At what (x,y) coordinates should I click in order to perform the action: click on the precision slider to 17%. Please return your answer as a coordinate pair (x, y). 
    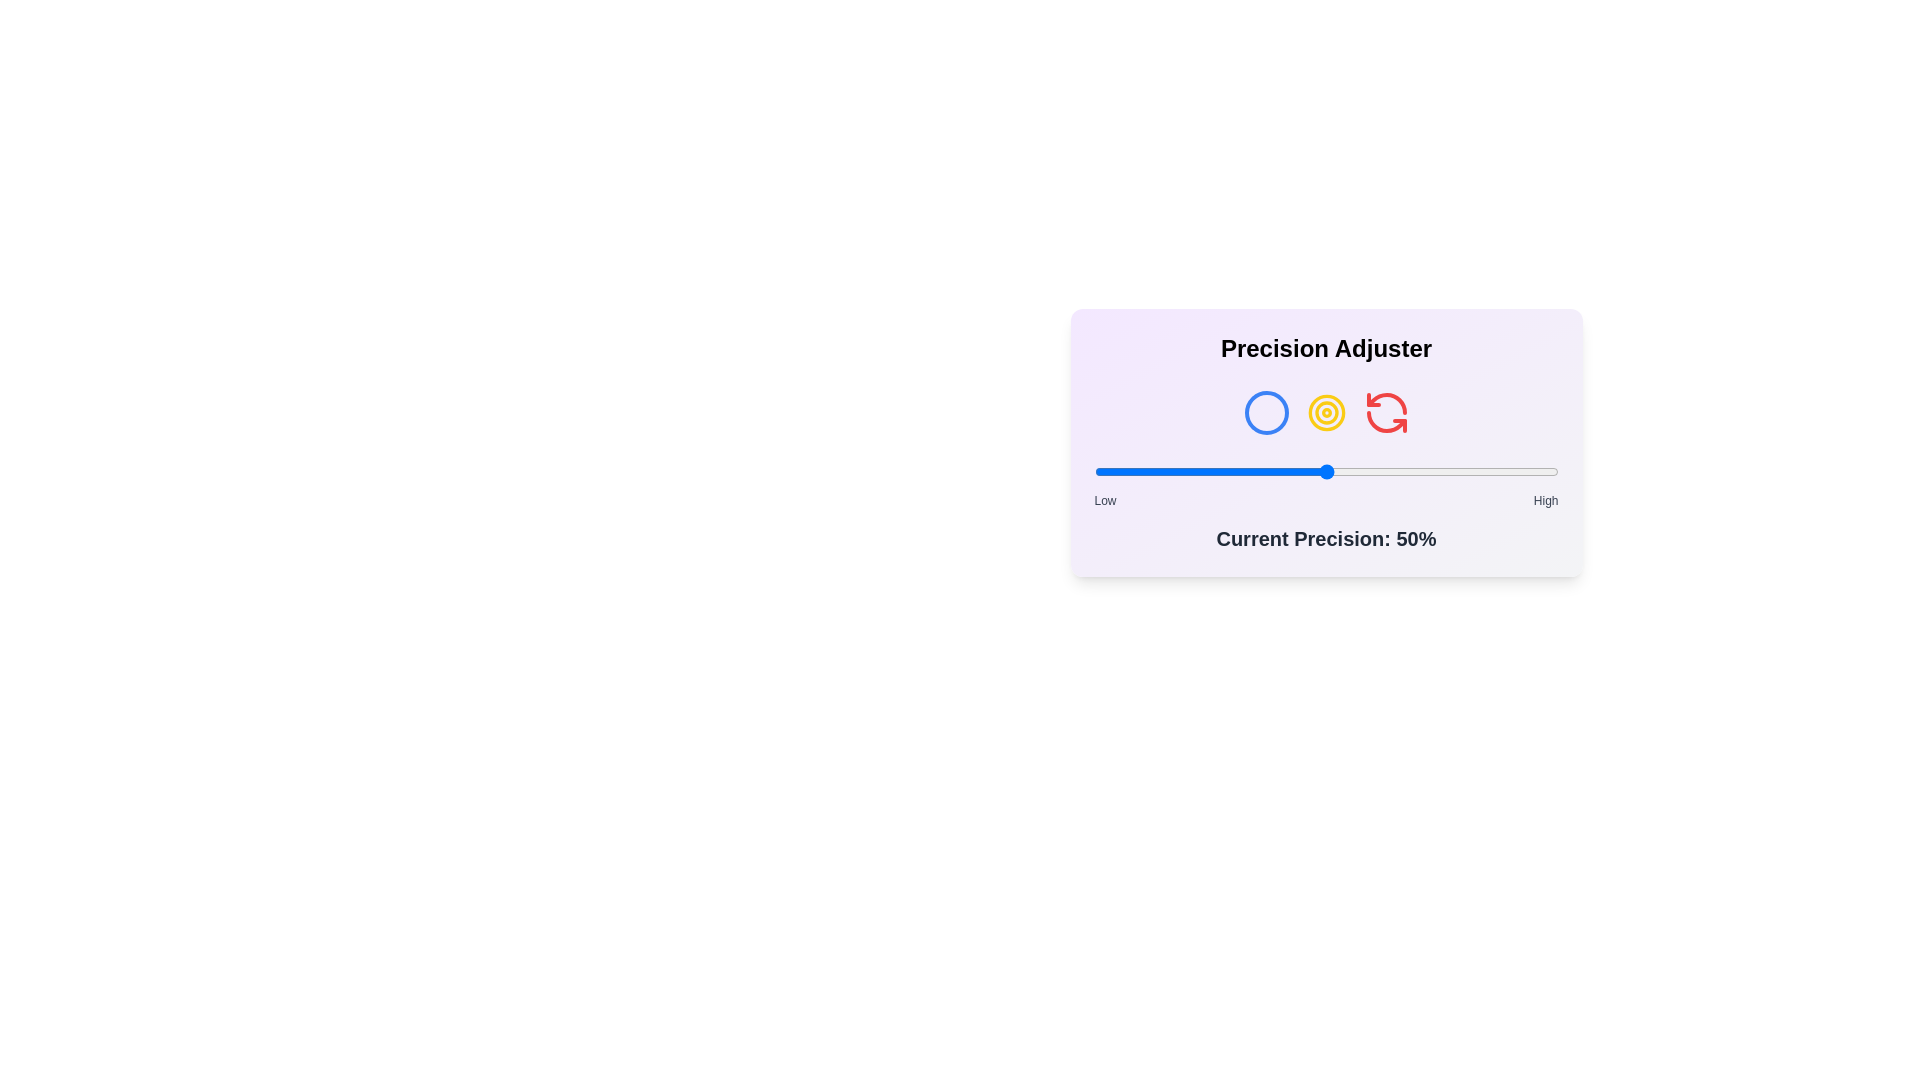
    Looking at the image, I should click on (1173, 471).